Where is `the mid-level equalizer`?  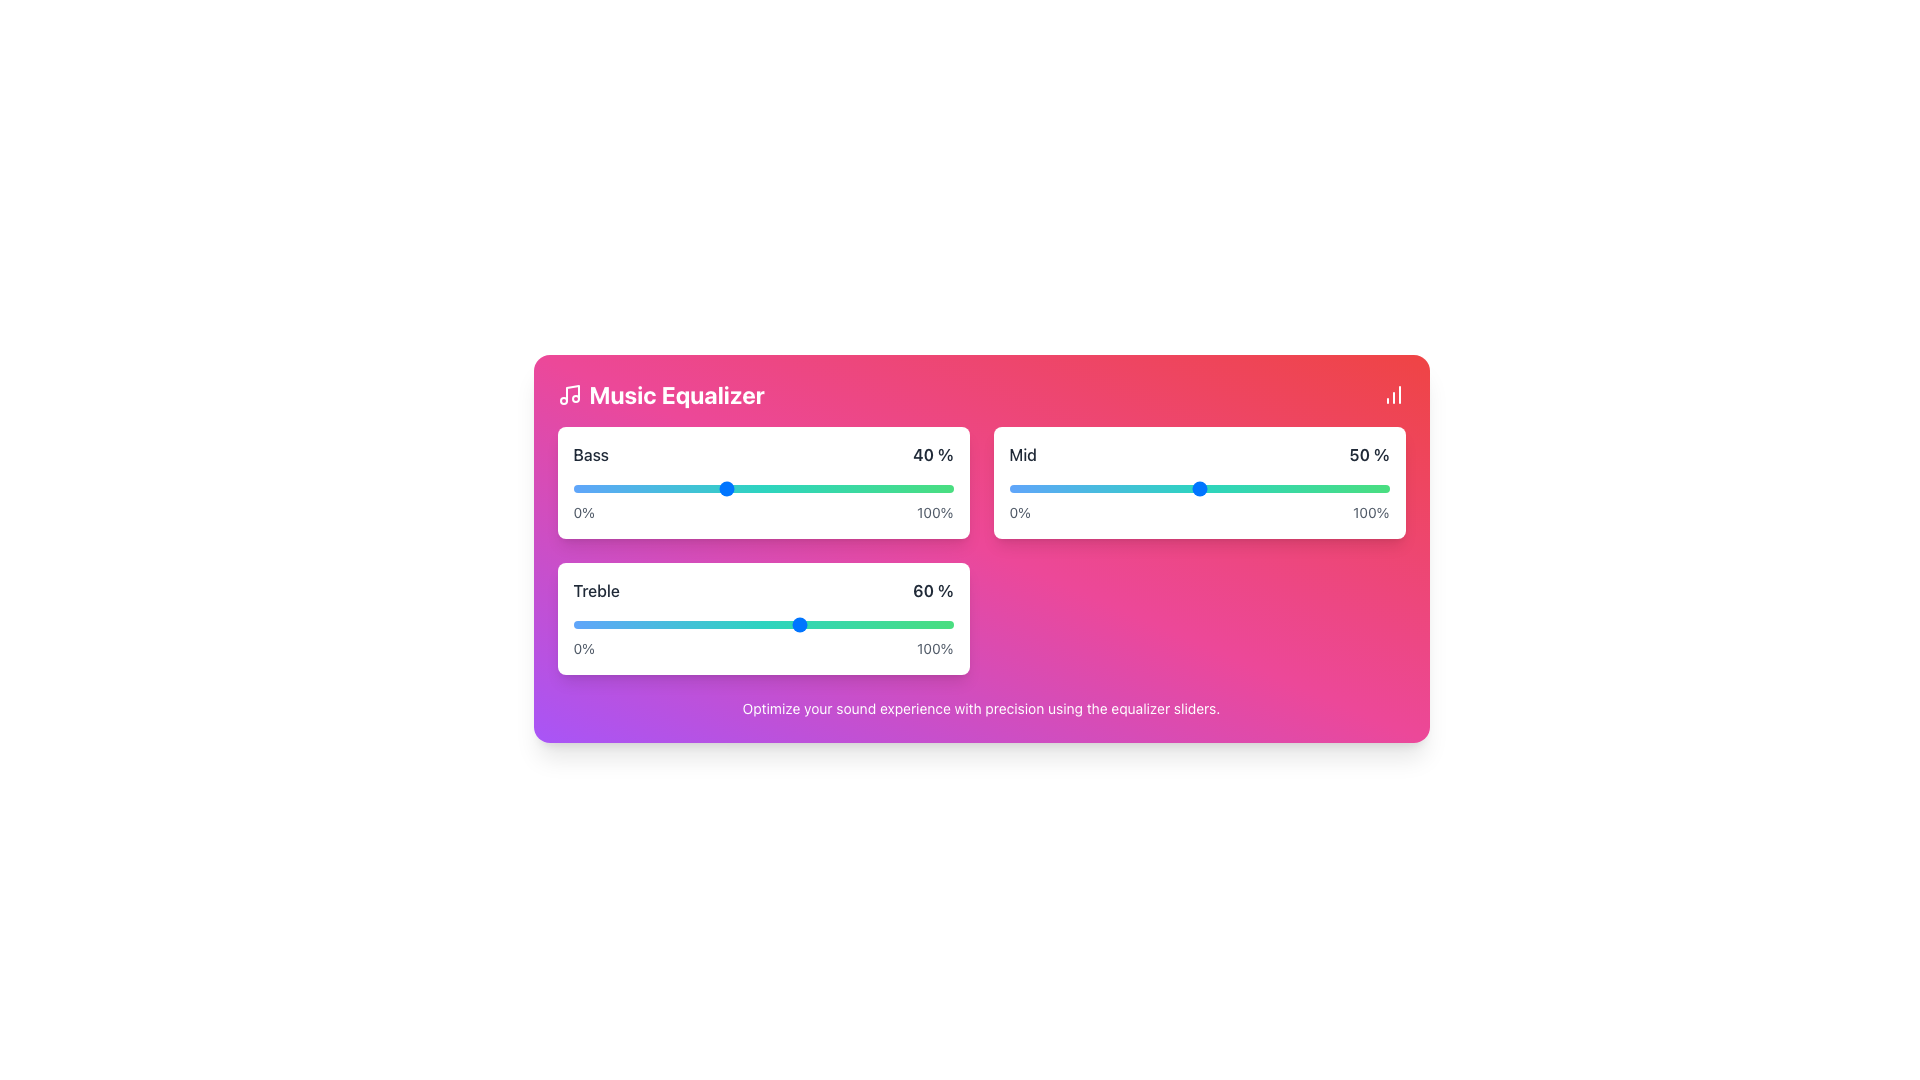 the mid-level equalizer is located at coordinates (1009, 489).